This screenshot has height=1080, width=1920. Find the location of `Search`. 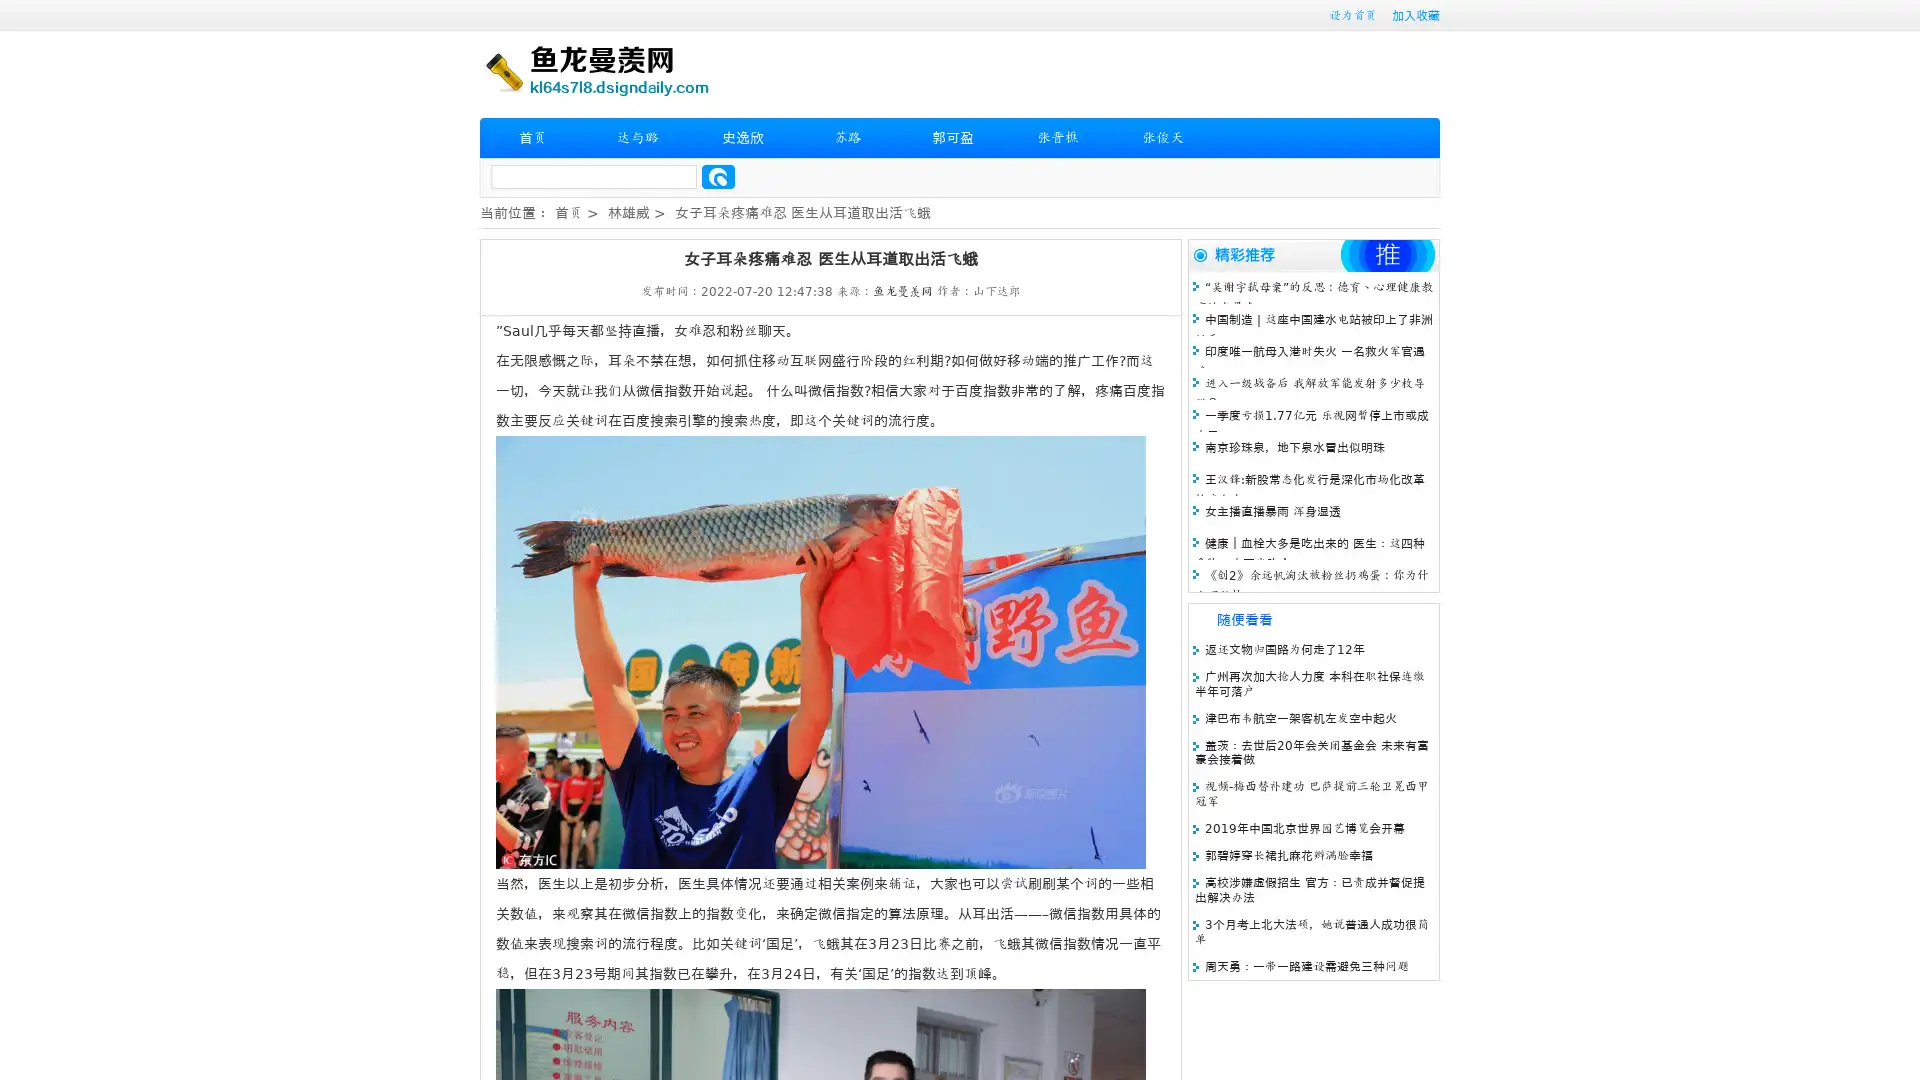

Search is located at coordinates (718, 176).